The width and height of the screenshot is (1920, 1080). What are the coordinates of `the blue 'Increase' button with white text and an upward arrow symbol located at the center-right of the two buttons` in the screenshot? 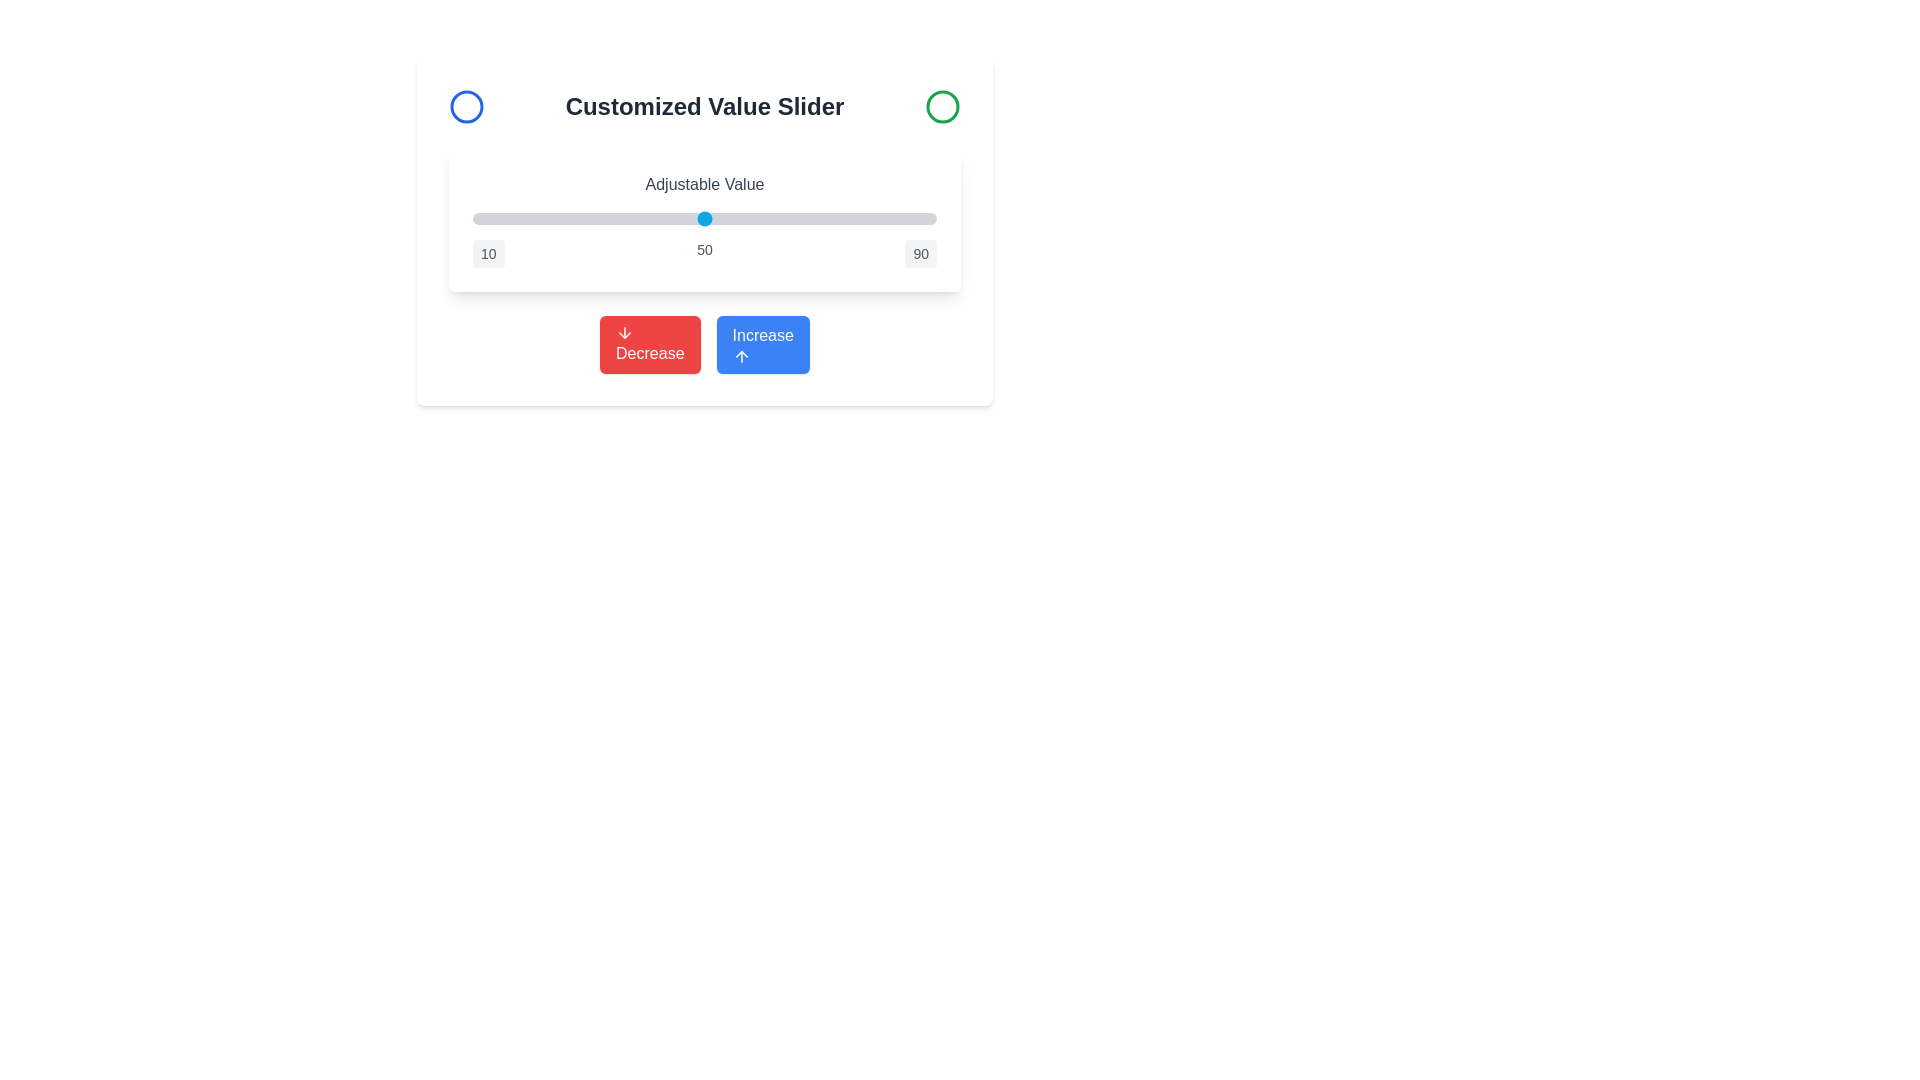 It's located at (762, 343).